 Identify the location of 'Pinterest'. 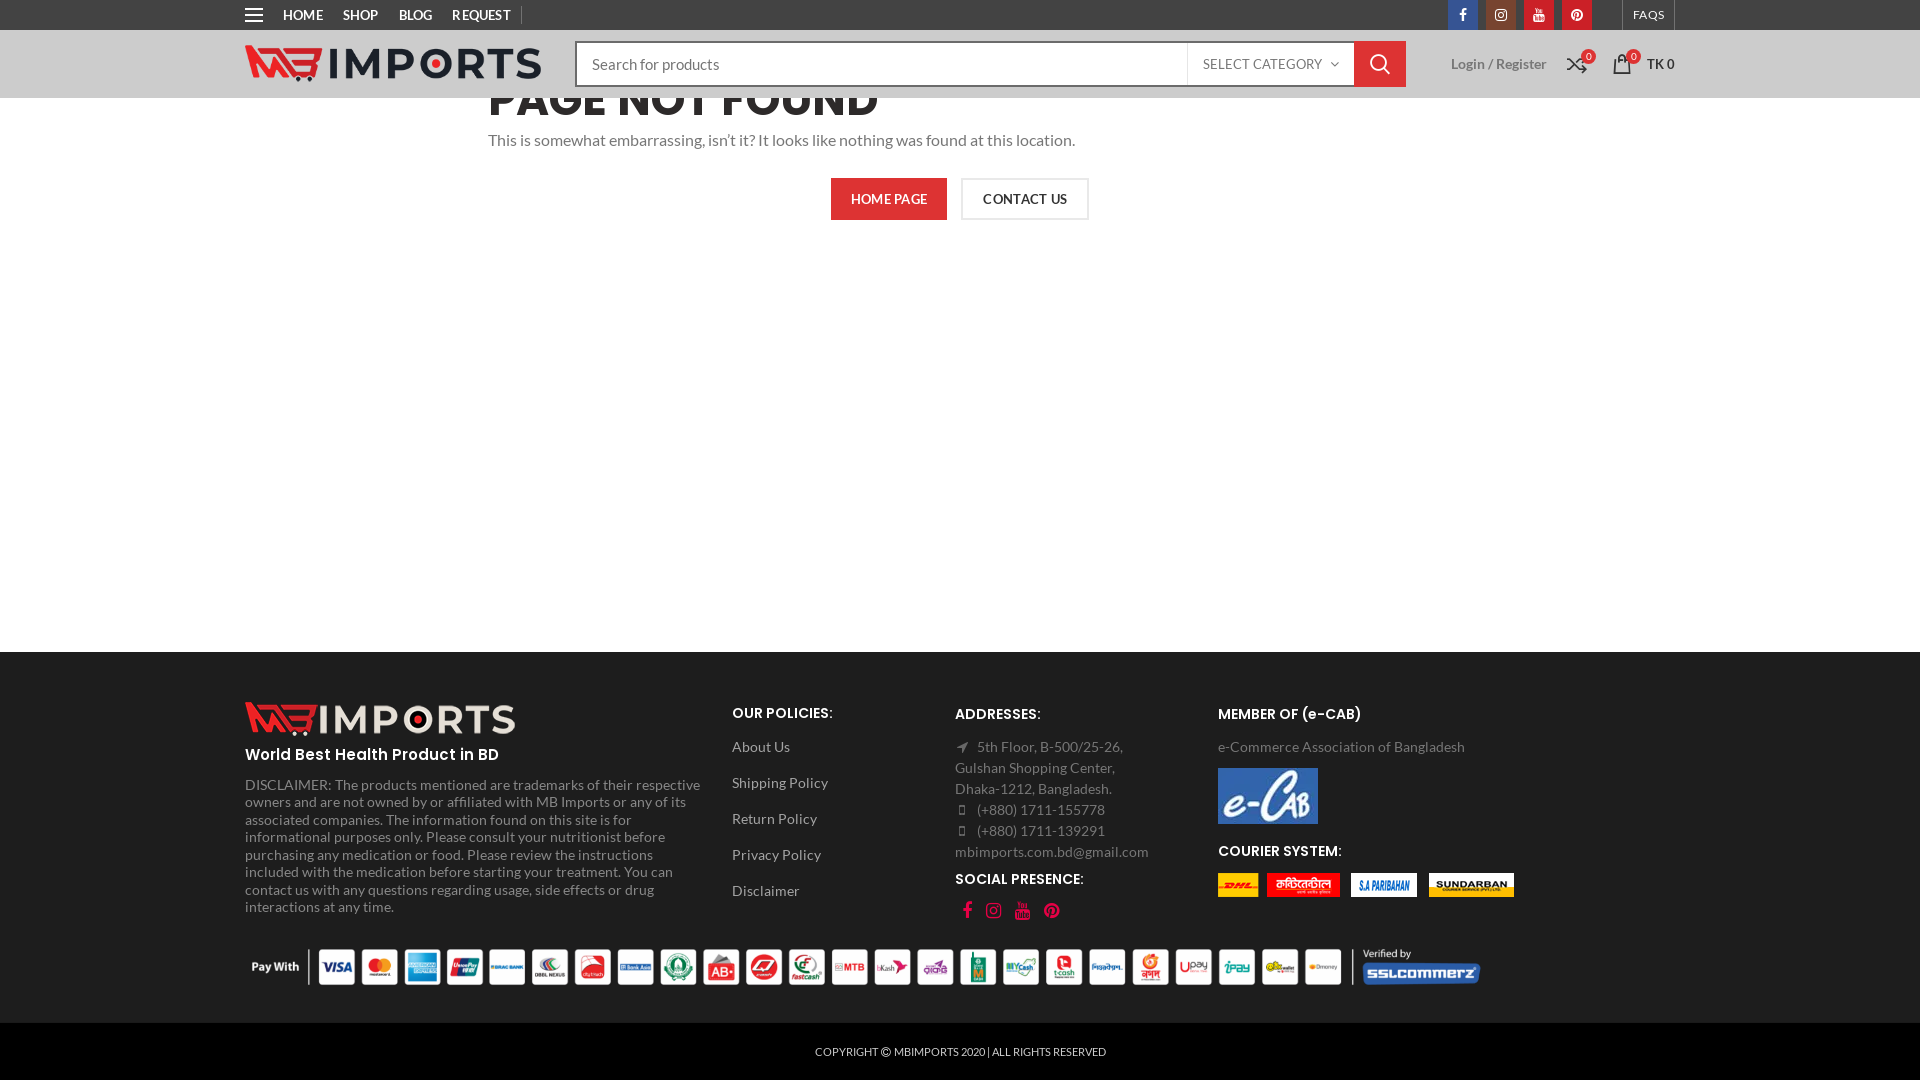
(1560, 15).